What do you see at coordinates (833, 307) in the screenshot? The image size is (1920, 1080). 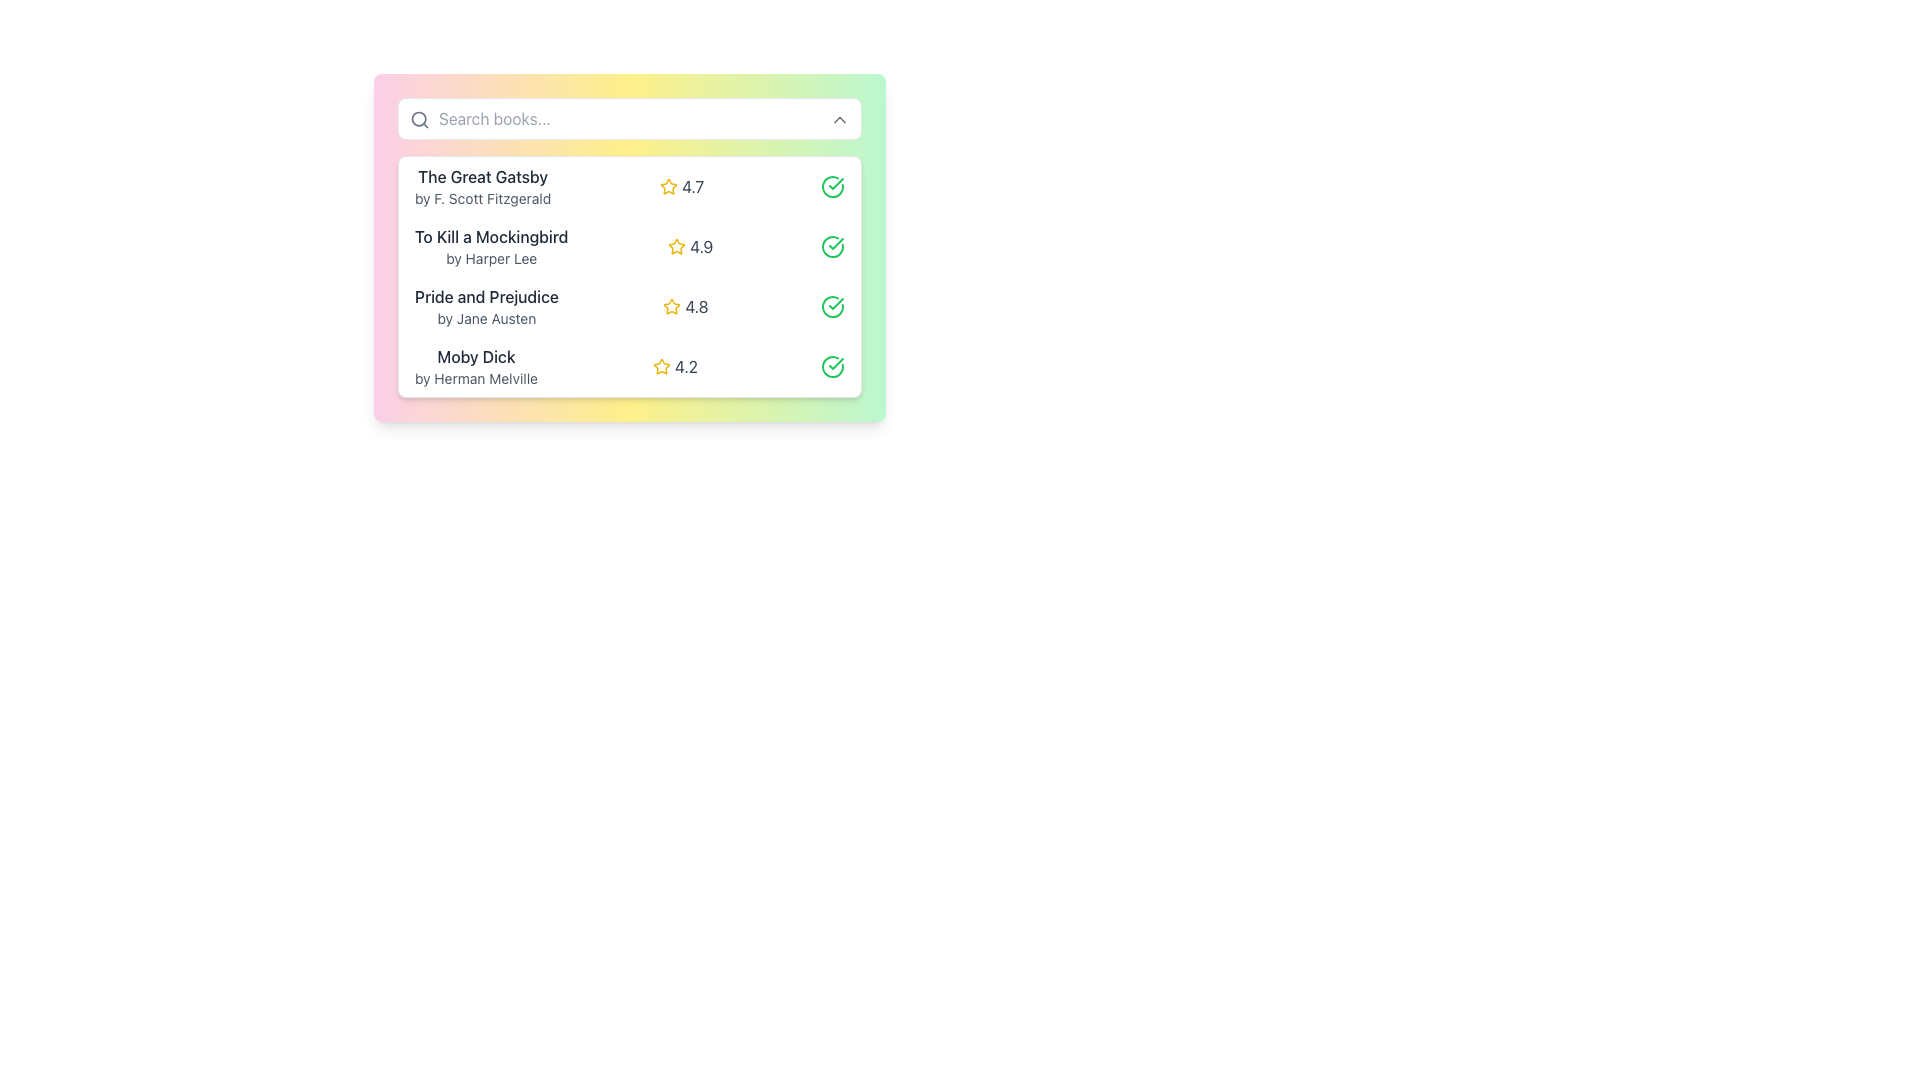 I see `the status indicator icon located to the right of 'Pride and Prejudice by Jane Austen' and near the rating '4.8'` at bounding box center [833, 307].